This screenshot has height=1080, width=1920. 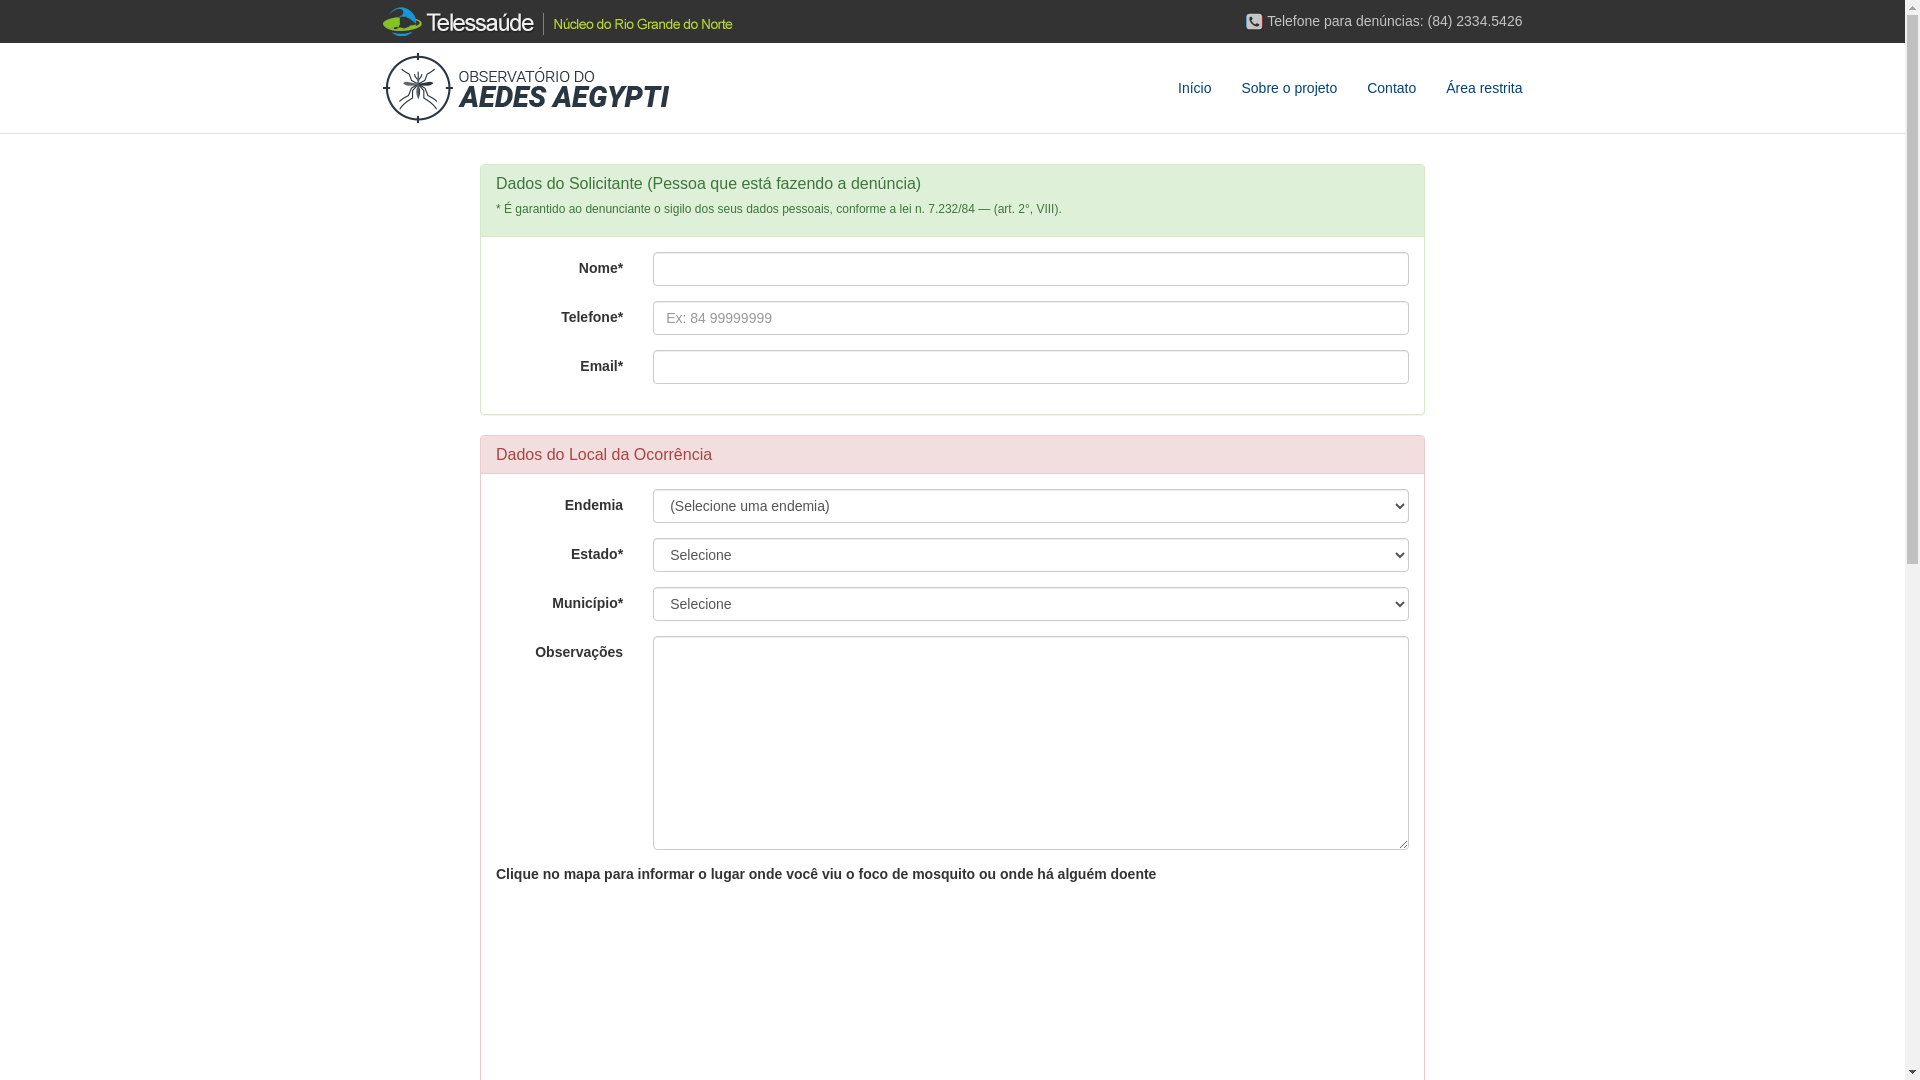 What do you see at coordinates (1289, 87) in the screenshot?
I see `'Sobre o projeto'` at bounding box center [1289, 87].